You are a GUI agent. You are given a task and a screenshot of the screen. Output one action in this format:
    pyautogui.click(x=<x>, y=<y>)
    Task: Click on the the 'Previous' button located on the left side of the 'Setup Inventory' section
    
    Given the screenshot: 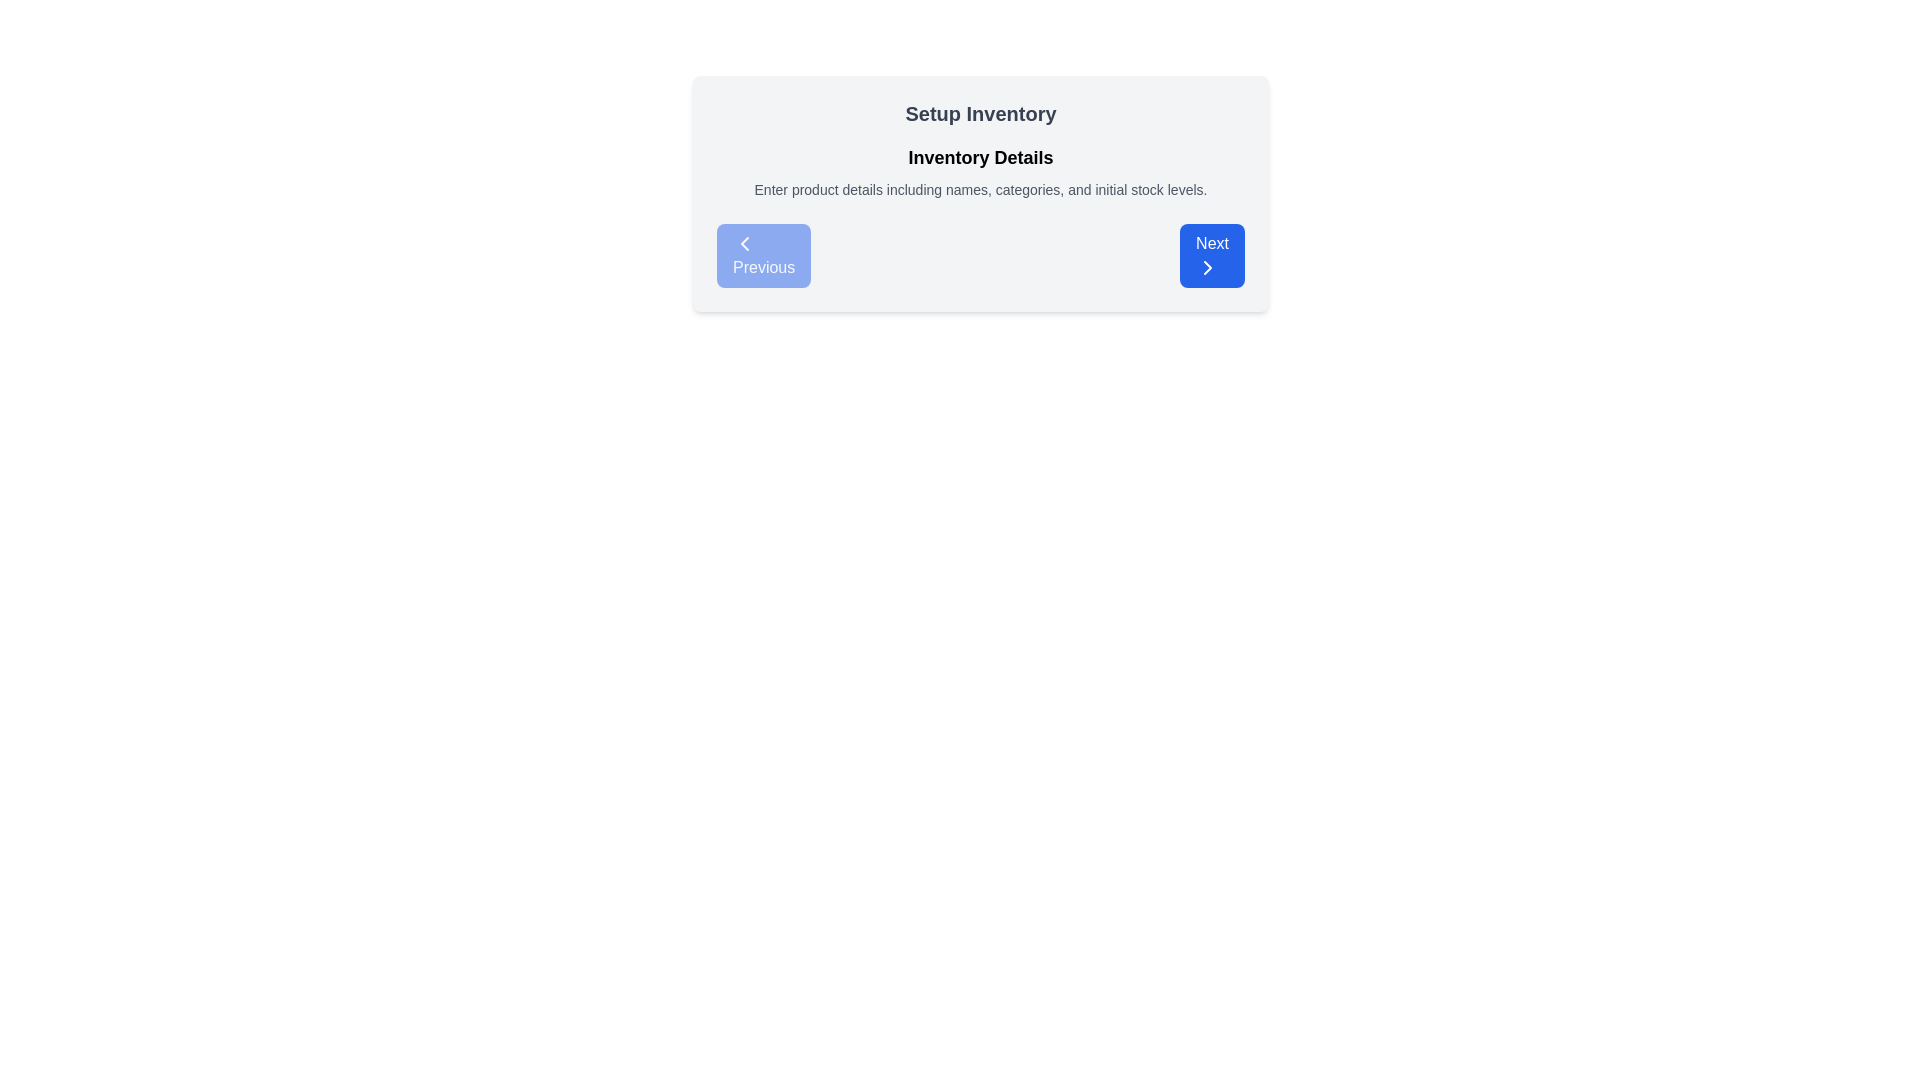 What is the action you would take?
    pyautogui.click(x=763, y=254)
    